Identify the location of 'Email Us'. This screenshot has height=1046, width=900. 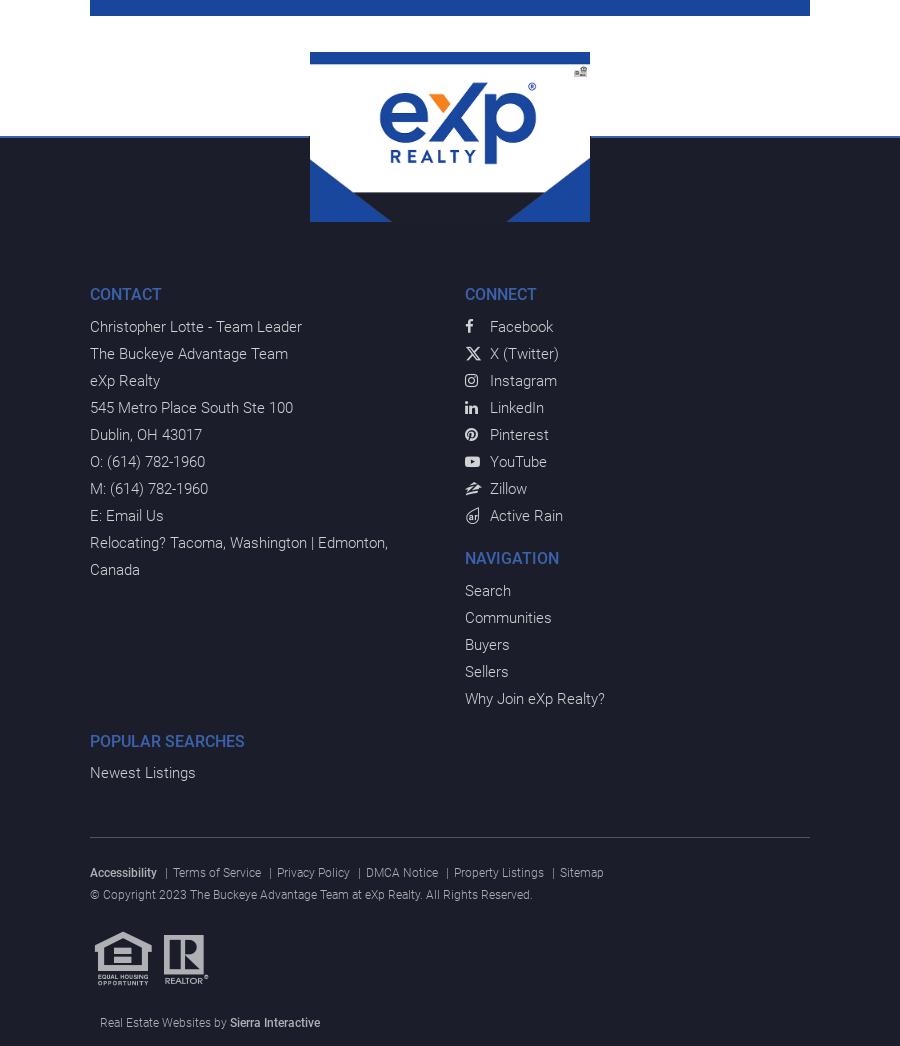
(135, 515).